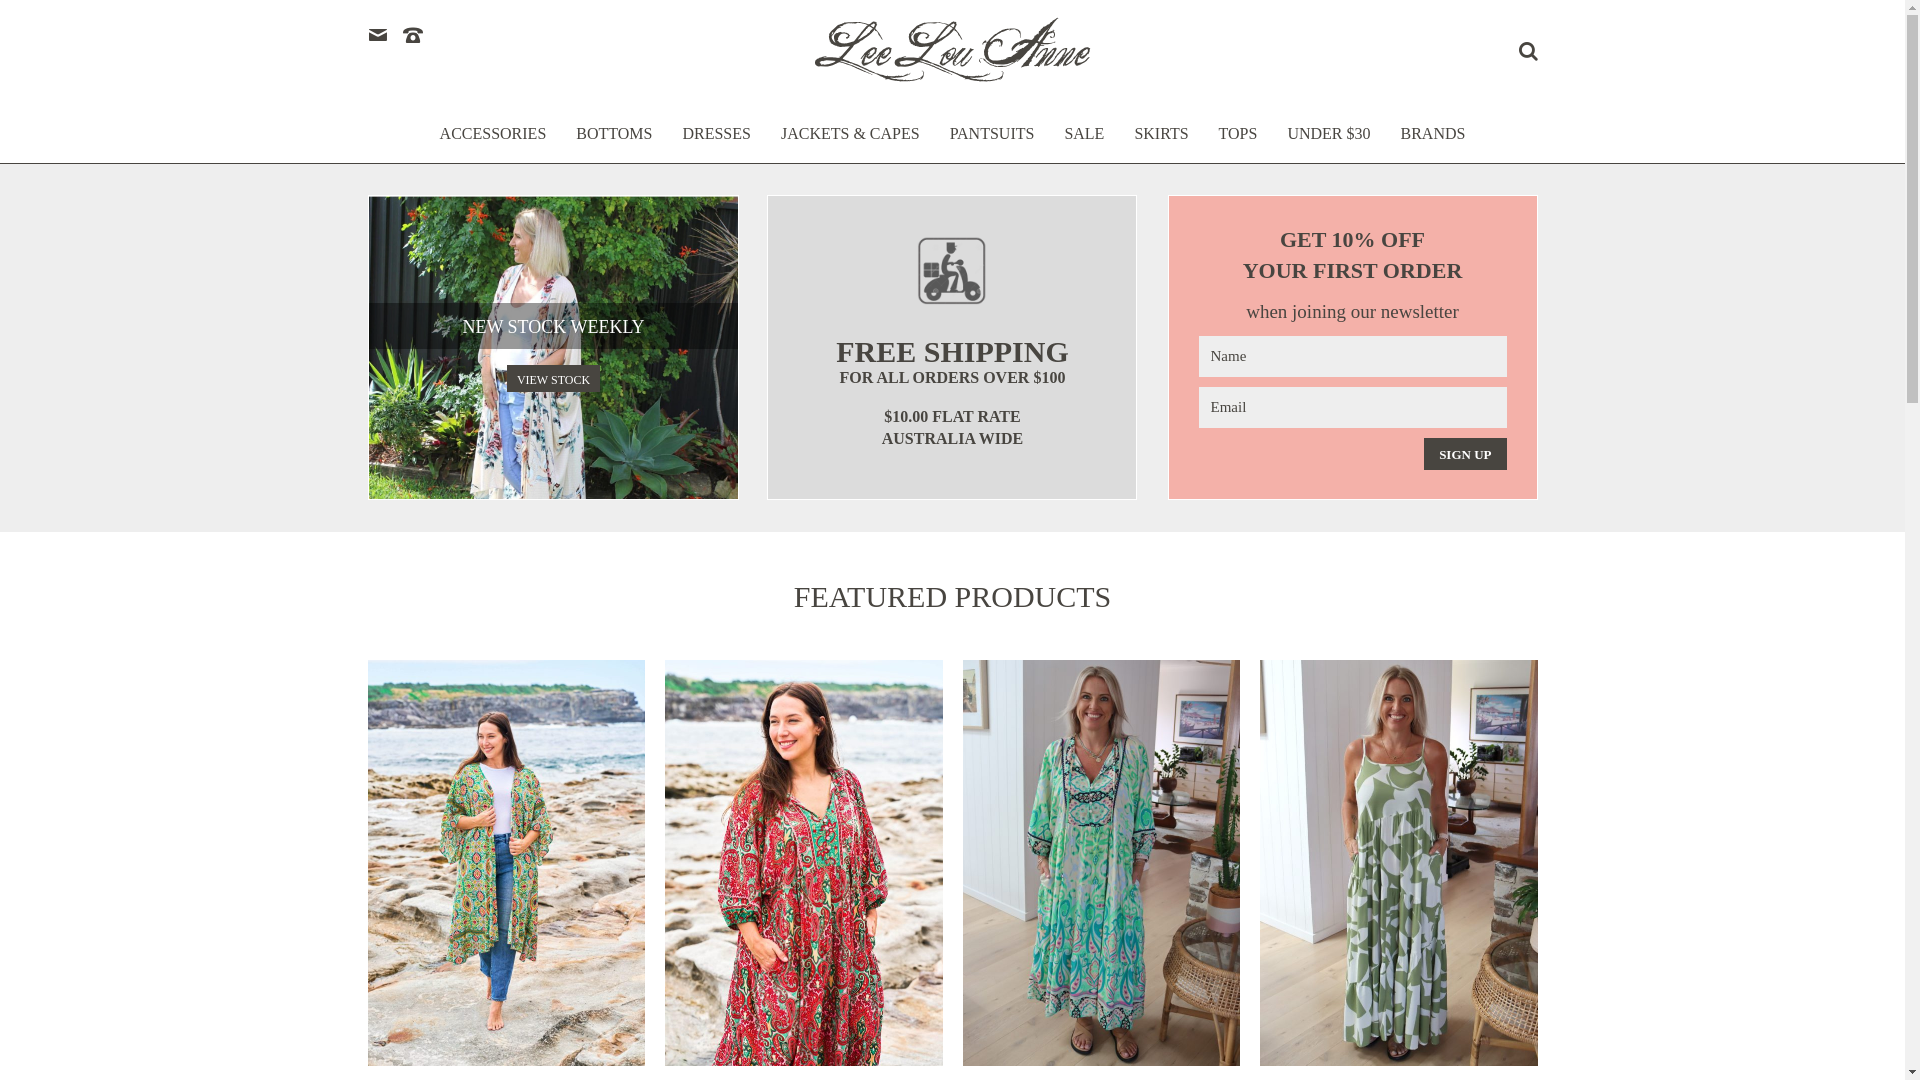 This screenshot has height=1080, width=1920. Describe the element at coordinates (1063, 142) in the screenshot. I see `'SALE'` at that location.